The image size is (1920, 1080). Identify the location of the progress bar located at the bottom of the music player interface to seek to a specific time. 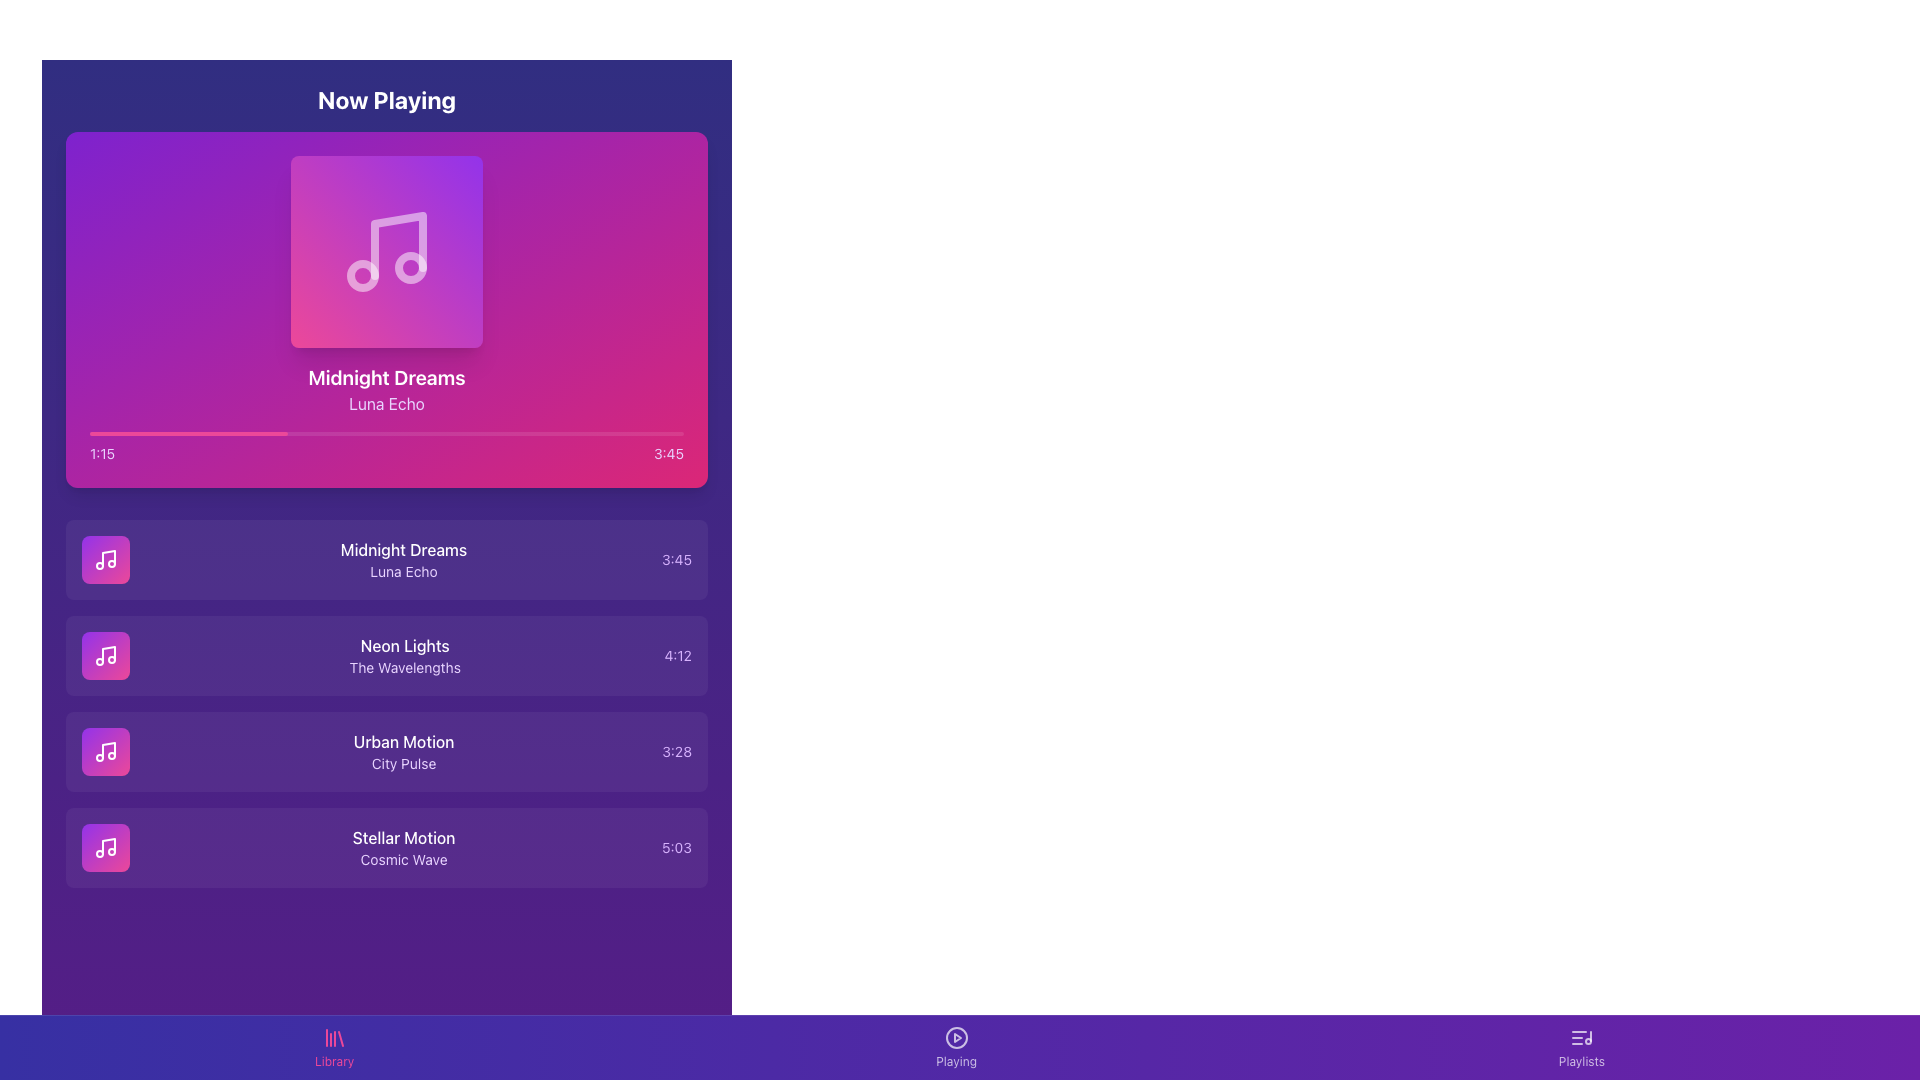
(387, 446).